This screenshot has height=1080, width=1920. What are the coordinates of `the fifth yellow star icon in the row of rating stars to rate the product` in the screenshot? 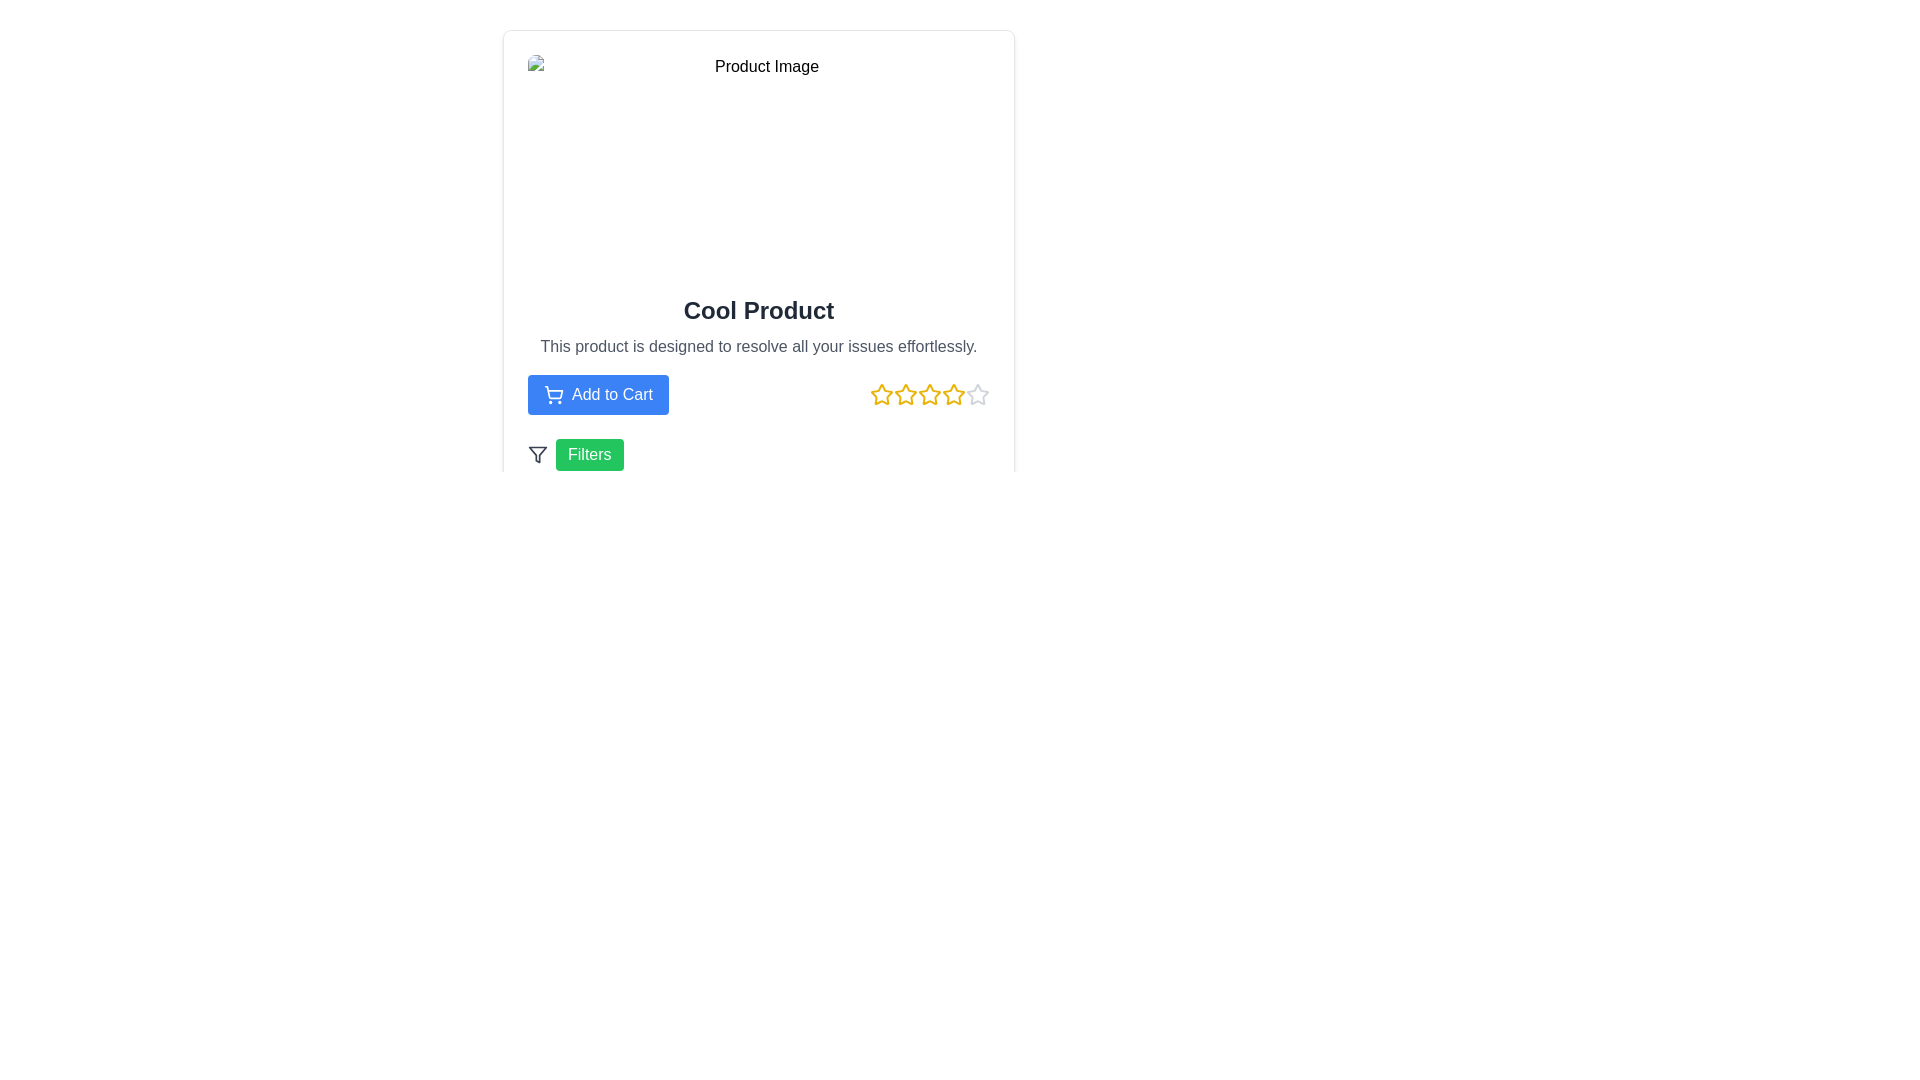 It's located at (929, 394).